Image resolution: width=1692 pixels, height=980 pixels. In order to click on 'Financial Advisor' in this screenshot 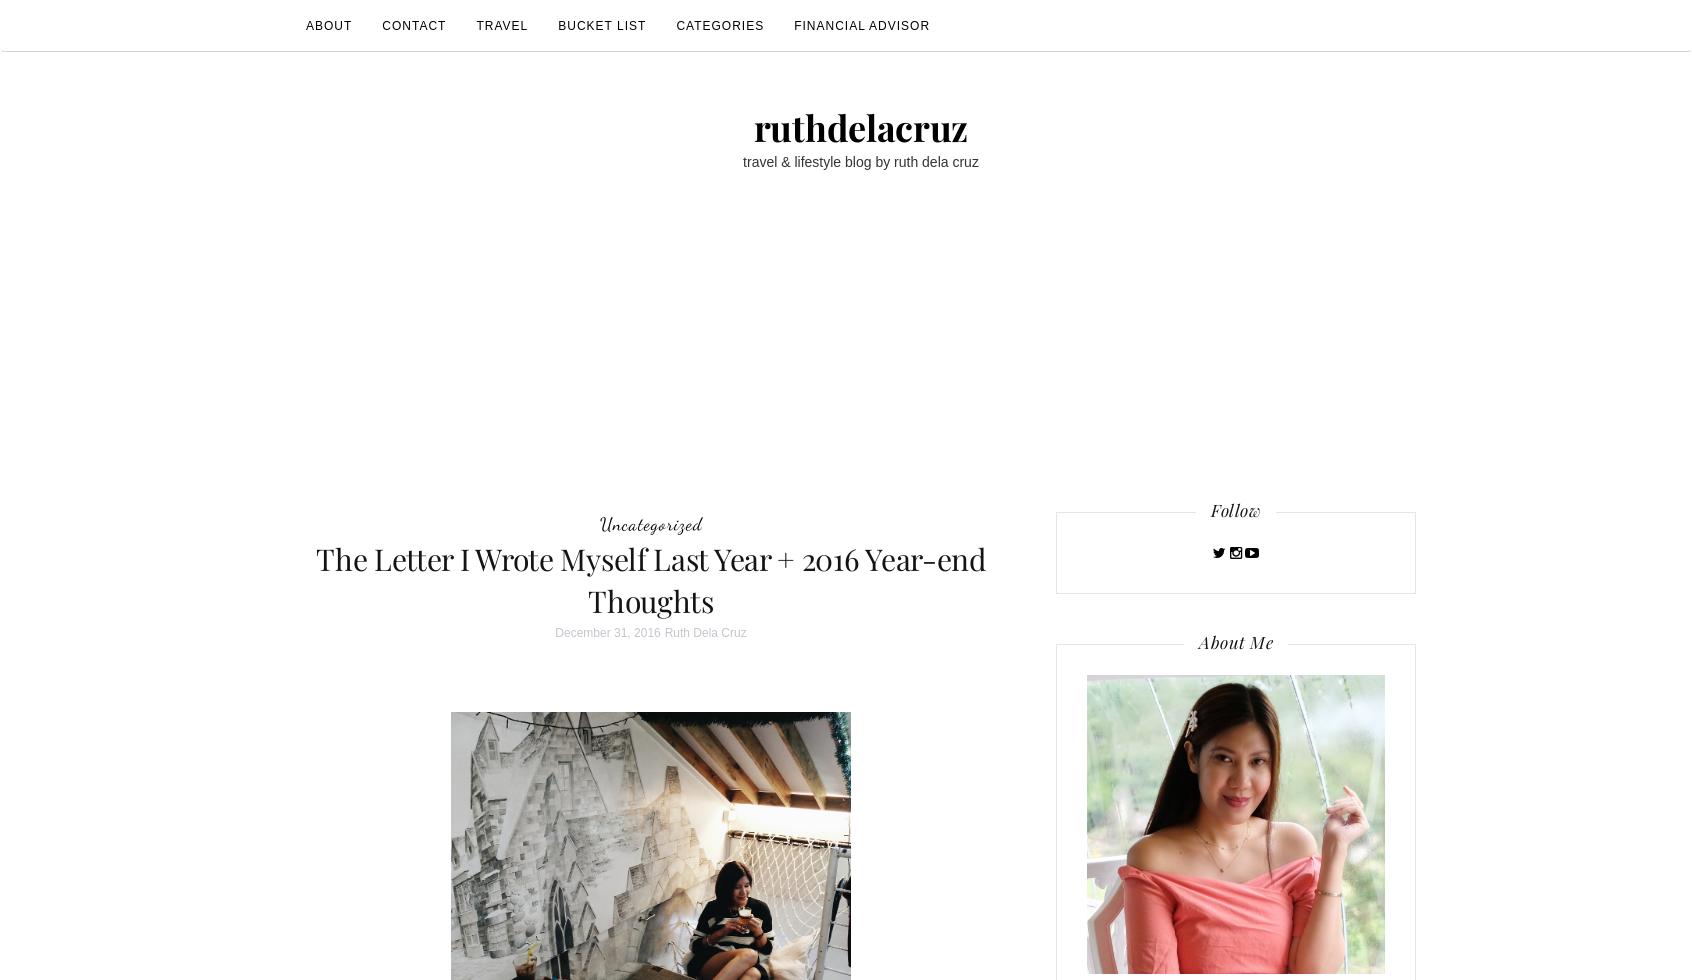, I will do `click(861, 25)`.